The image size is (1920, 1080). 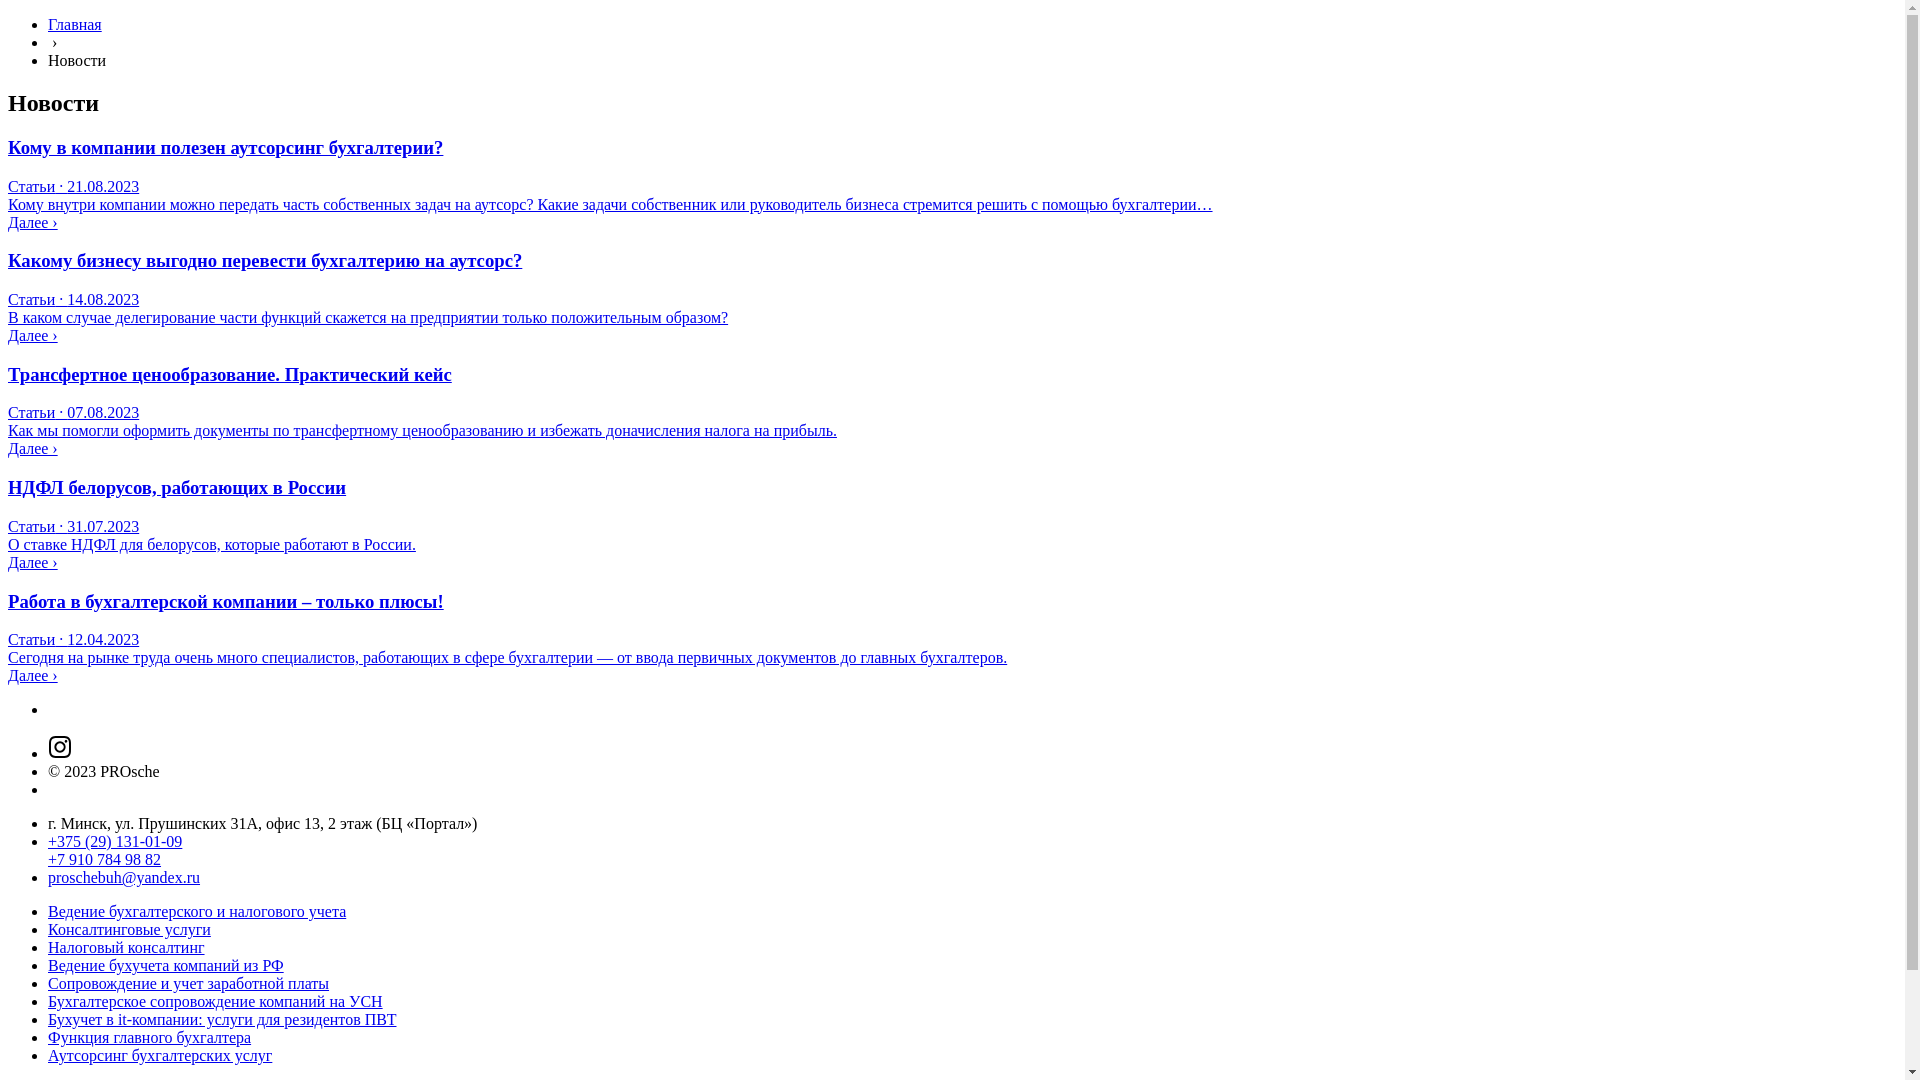 What do you see at coordinates (114, 841) in the screenshot?
I see `'+375 (29) 131-01-09'` at bounding box center [114, 841].